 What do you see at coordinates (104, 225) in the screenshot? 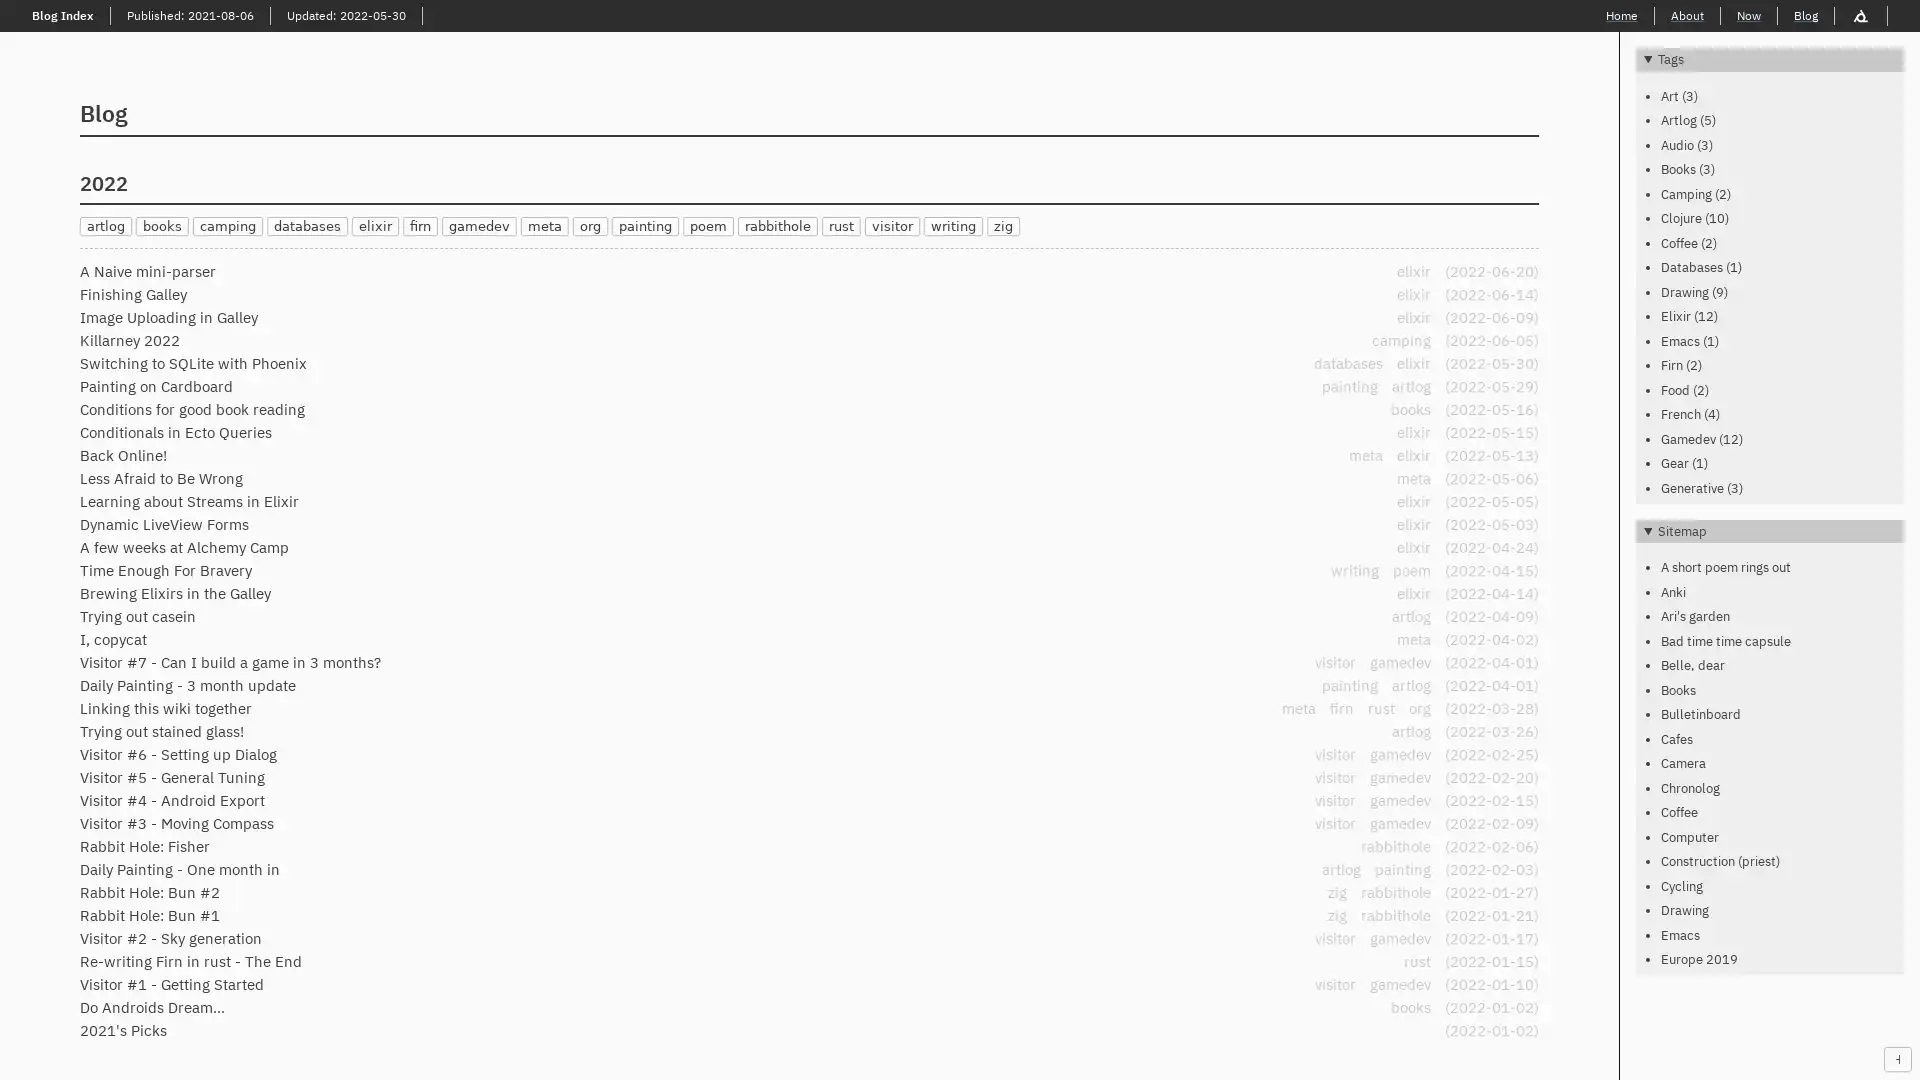
I see `artlog` at bounding box center [104, 225].